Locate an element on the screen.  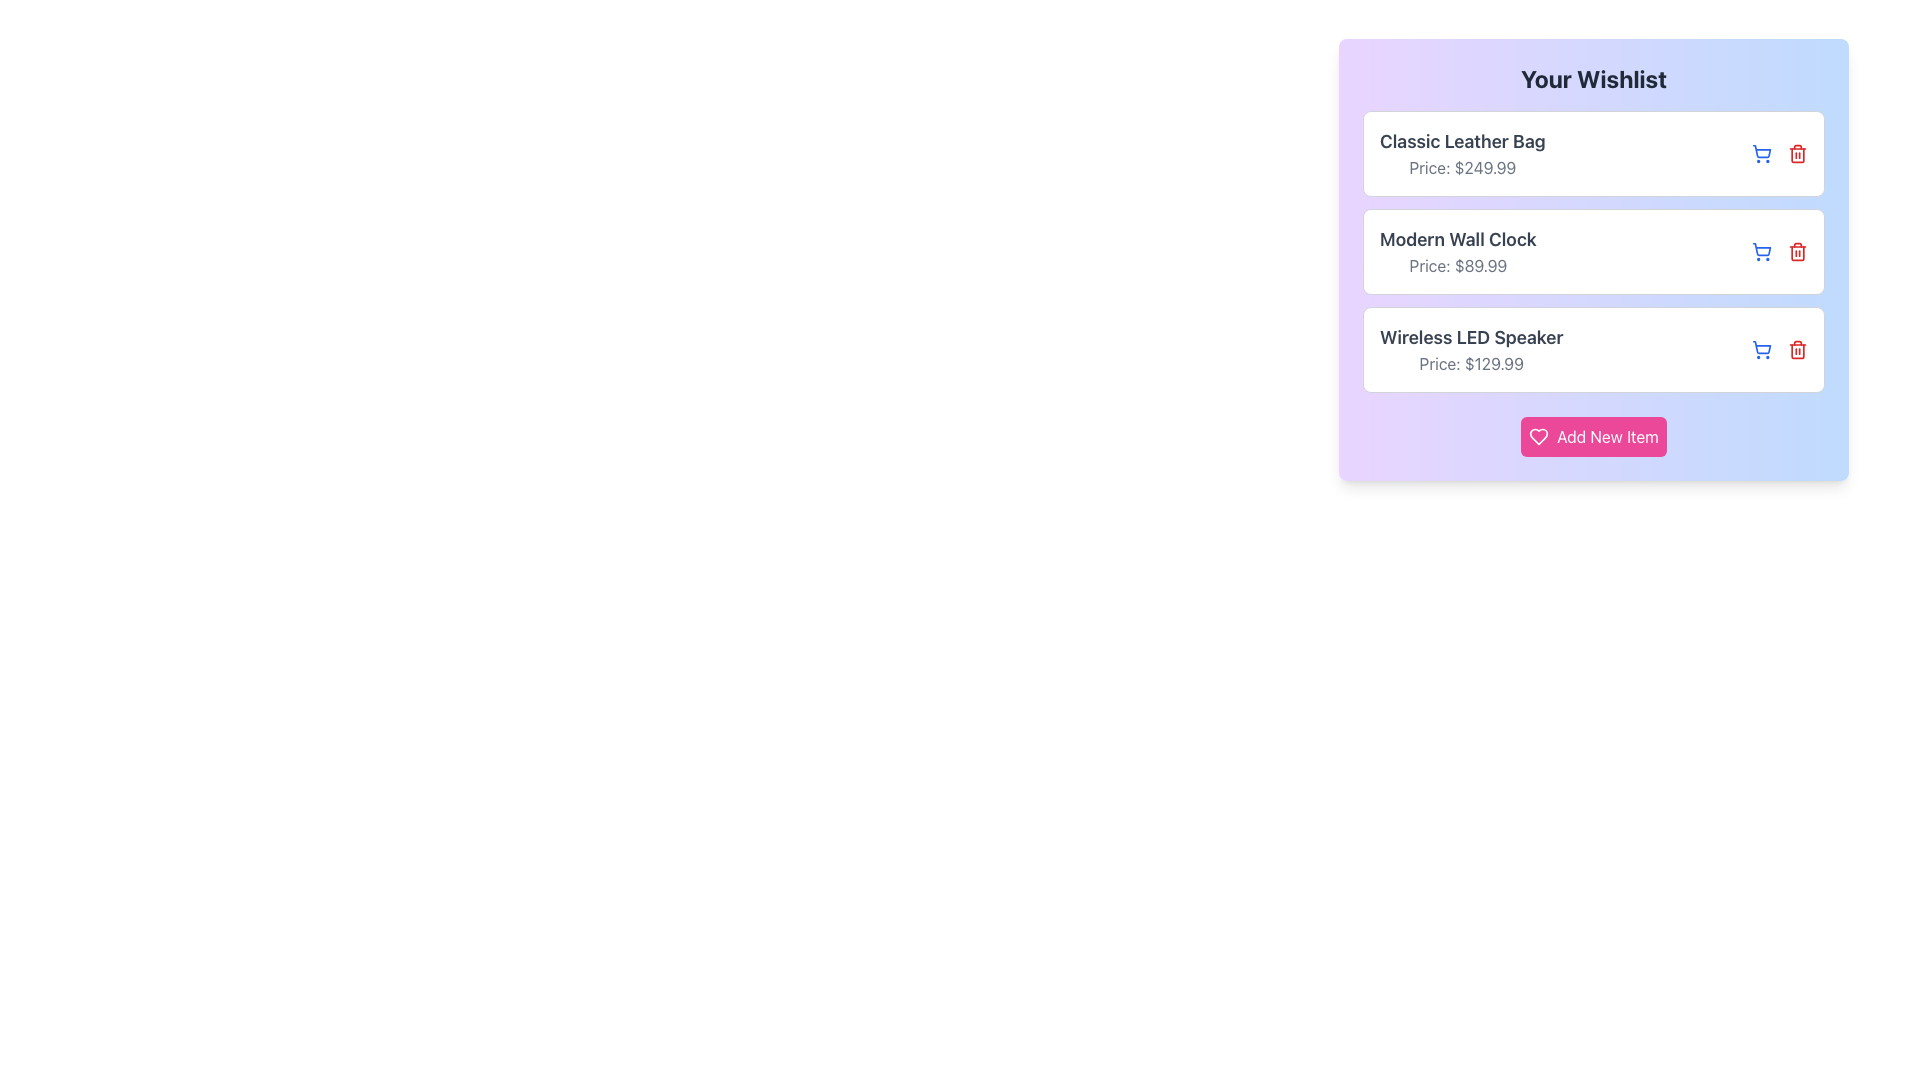
text label displaying 'Price: $89.99' located directly below the title 'Modern Wall Clock' in the second card of the wishlist interface is located at coordinates (1458, 265).